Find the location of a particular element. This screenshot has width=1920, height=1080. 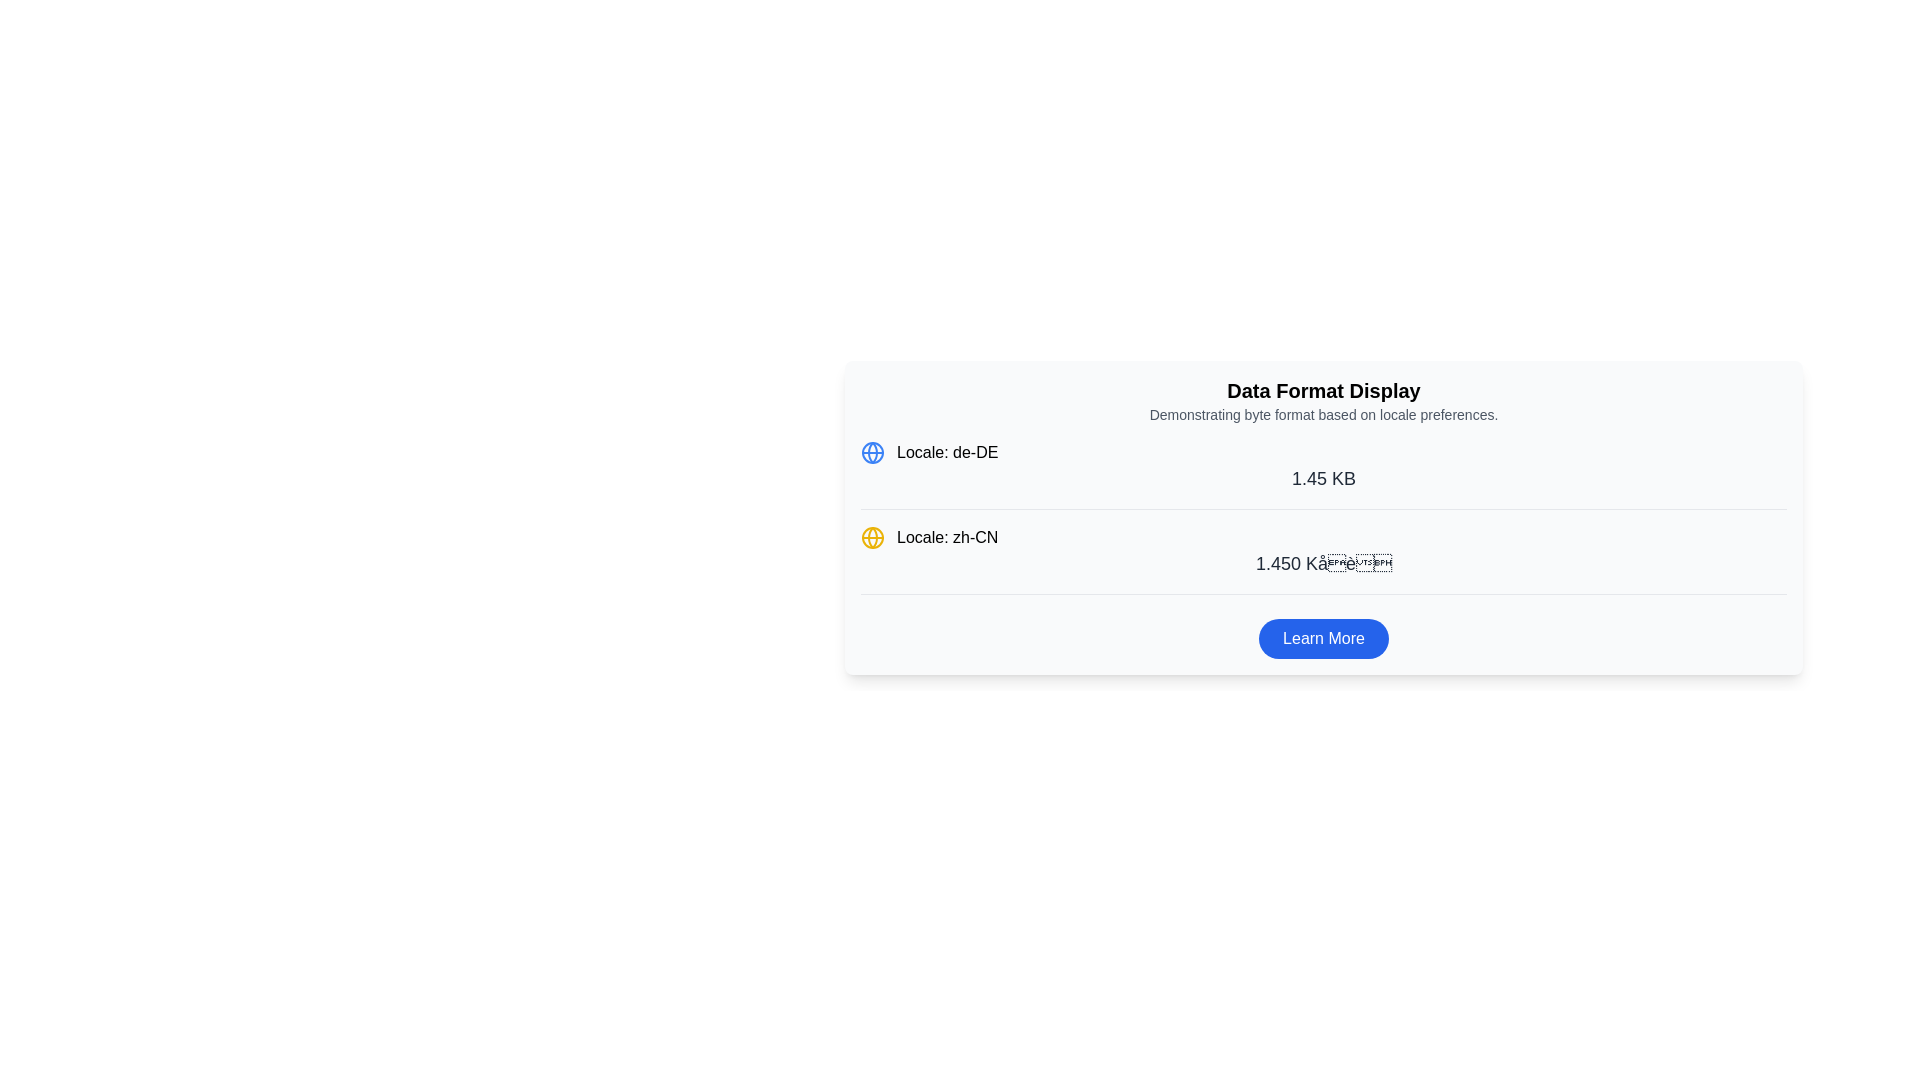

the central circle decorative graphic element within the globe icon located in the upper right part of the interface is located at coordinates (873, 452).